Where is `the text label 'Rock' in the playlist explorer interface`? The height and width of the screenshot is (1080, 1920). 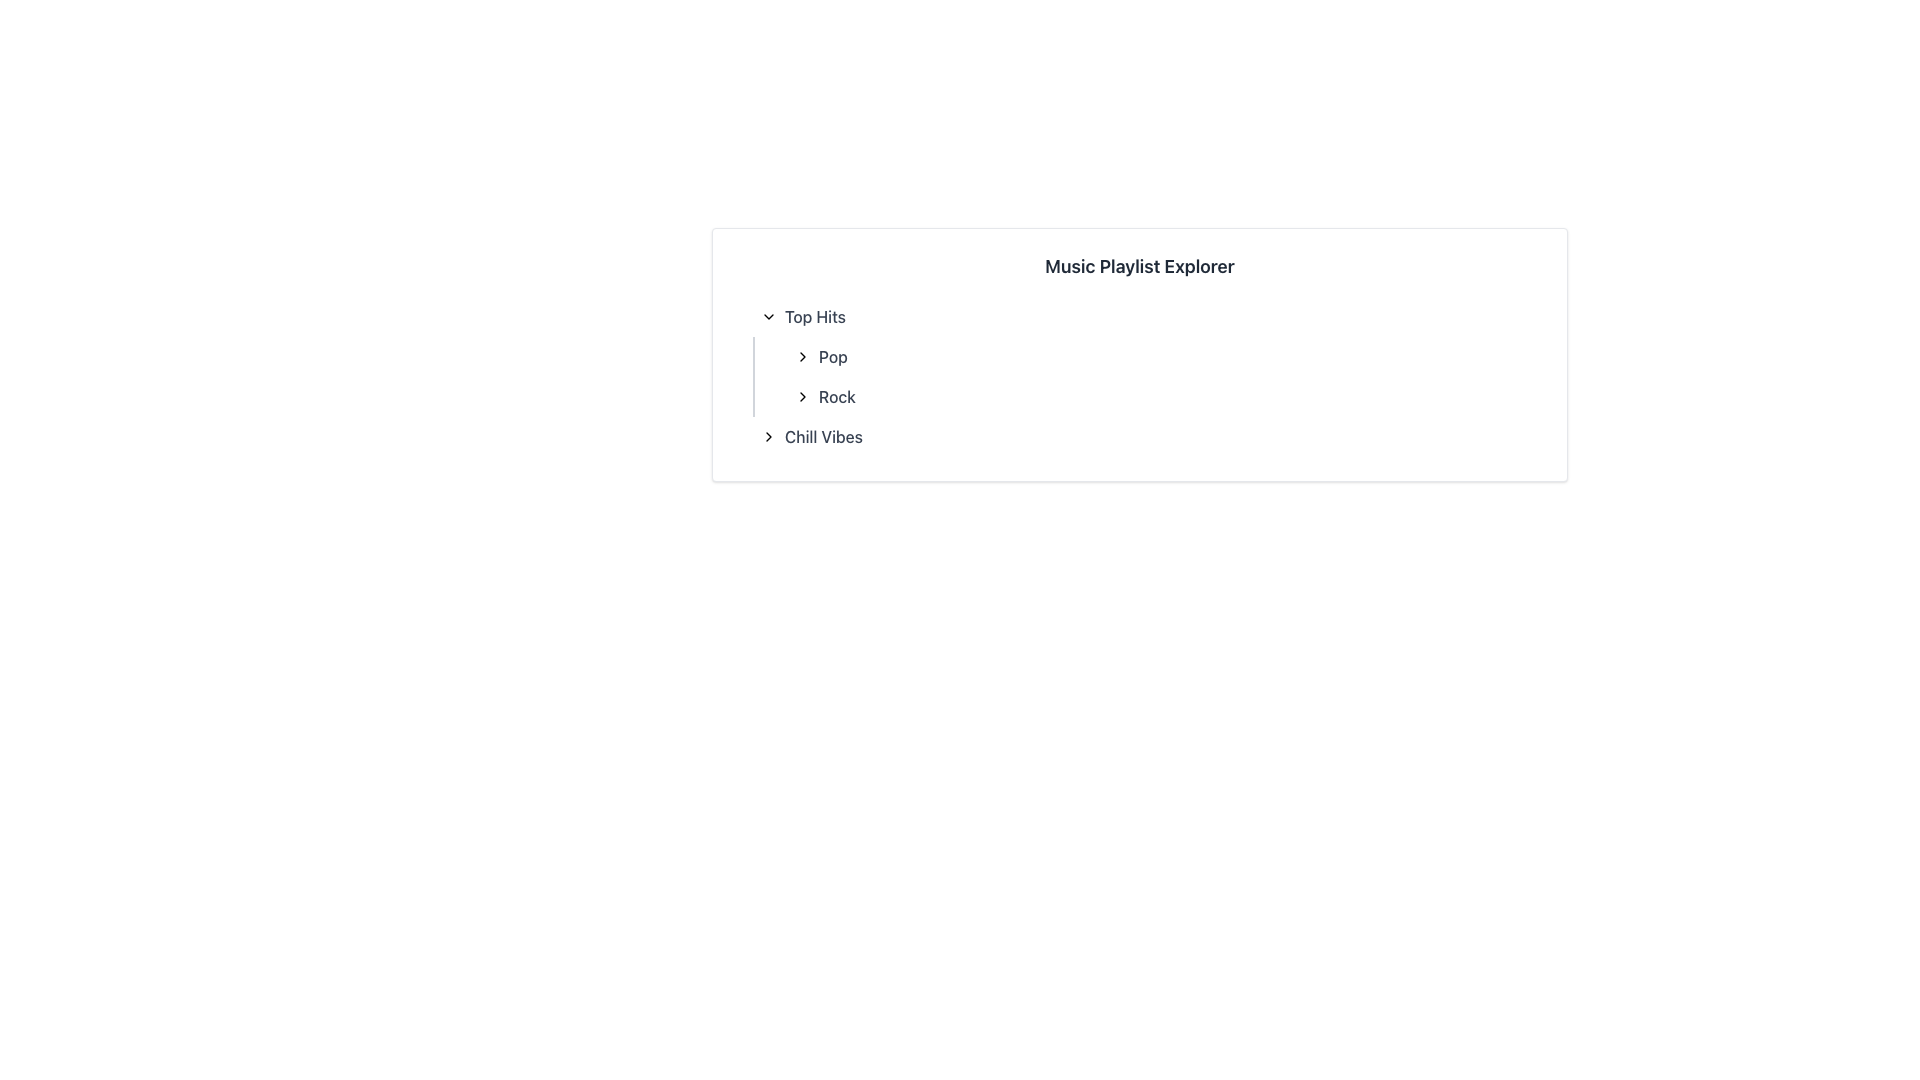 the text label 'Rock' in the playlist explorer interface is located at coordinates (837, 397).